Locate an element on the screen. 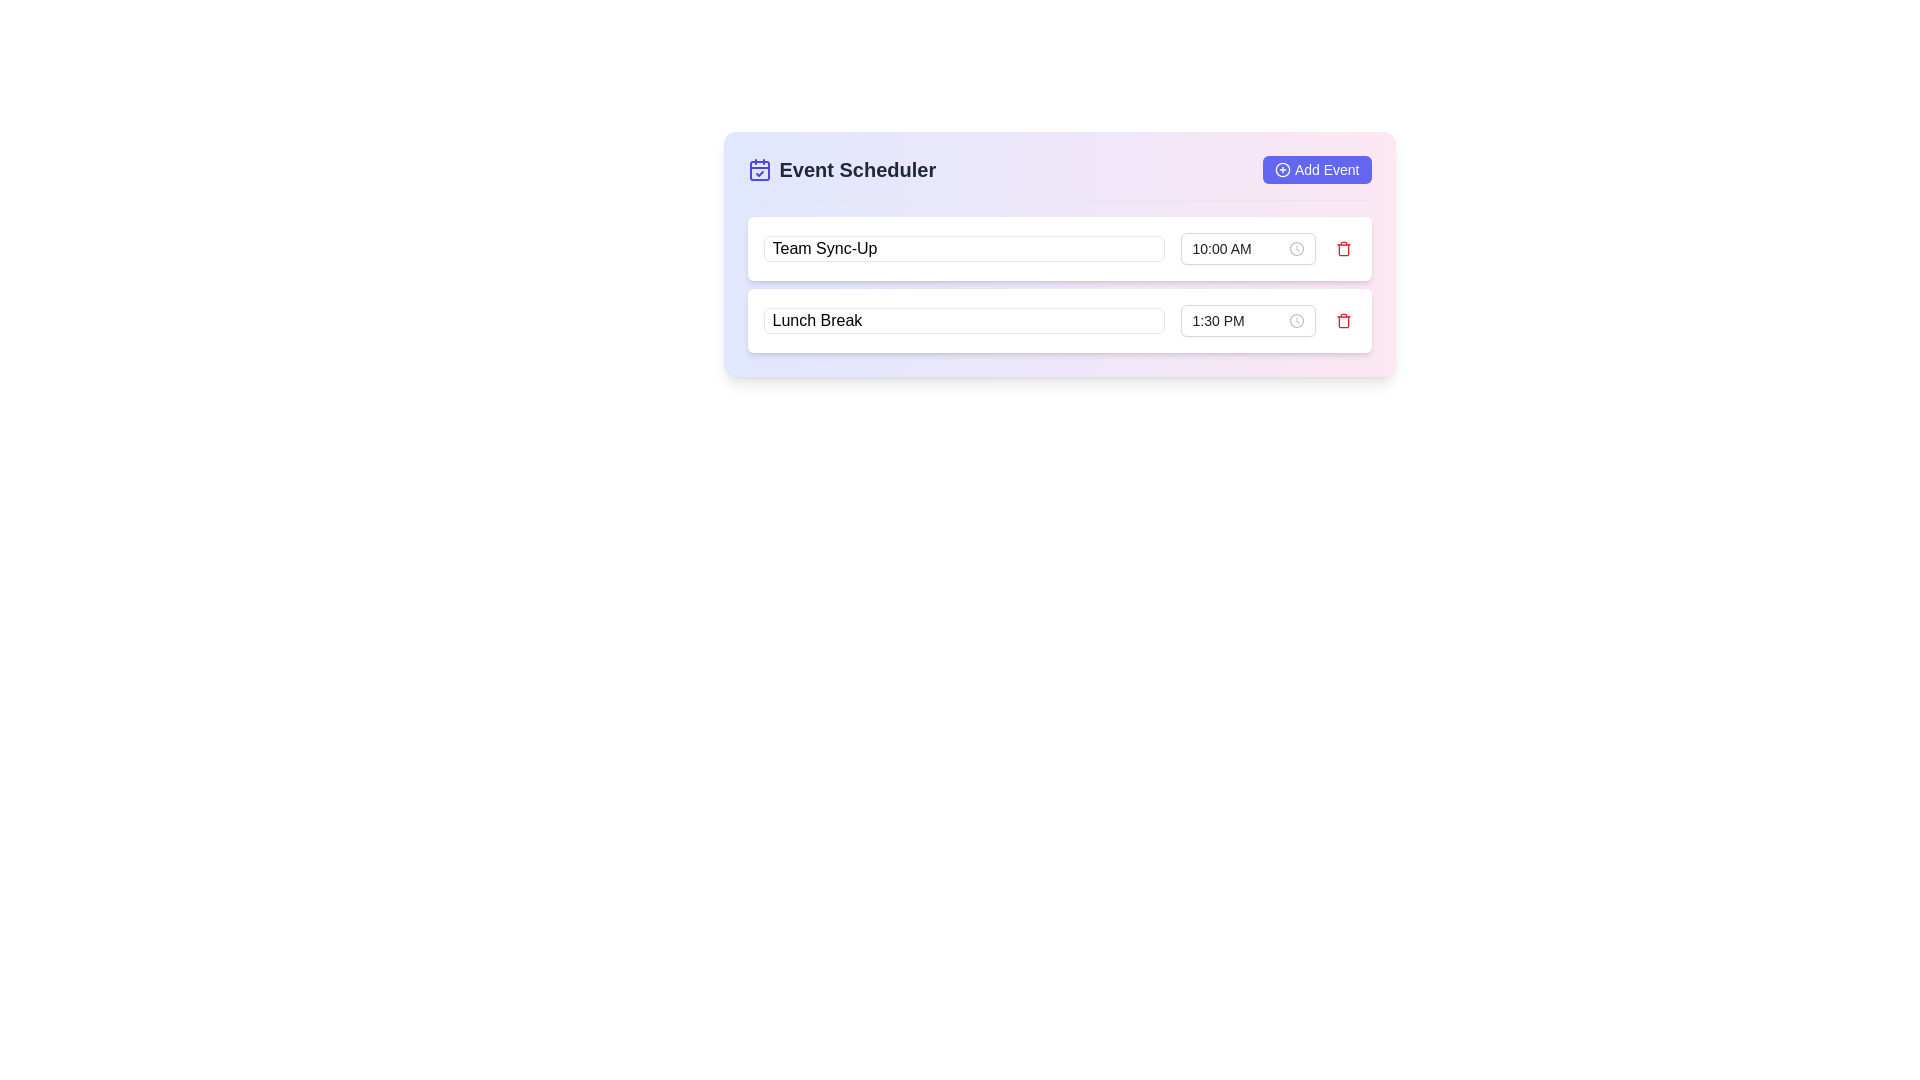  text label that says 'Add Event' which is displayed in white font on a purple background, located within the button component in the top-right corner of the interface is located at coordinates (1327, 168).